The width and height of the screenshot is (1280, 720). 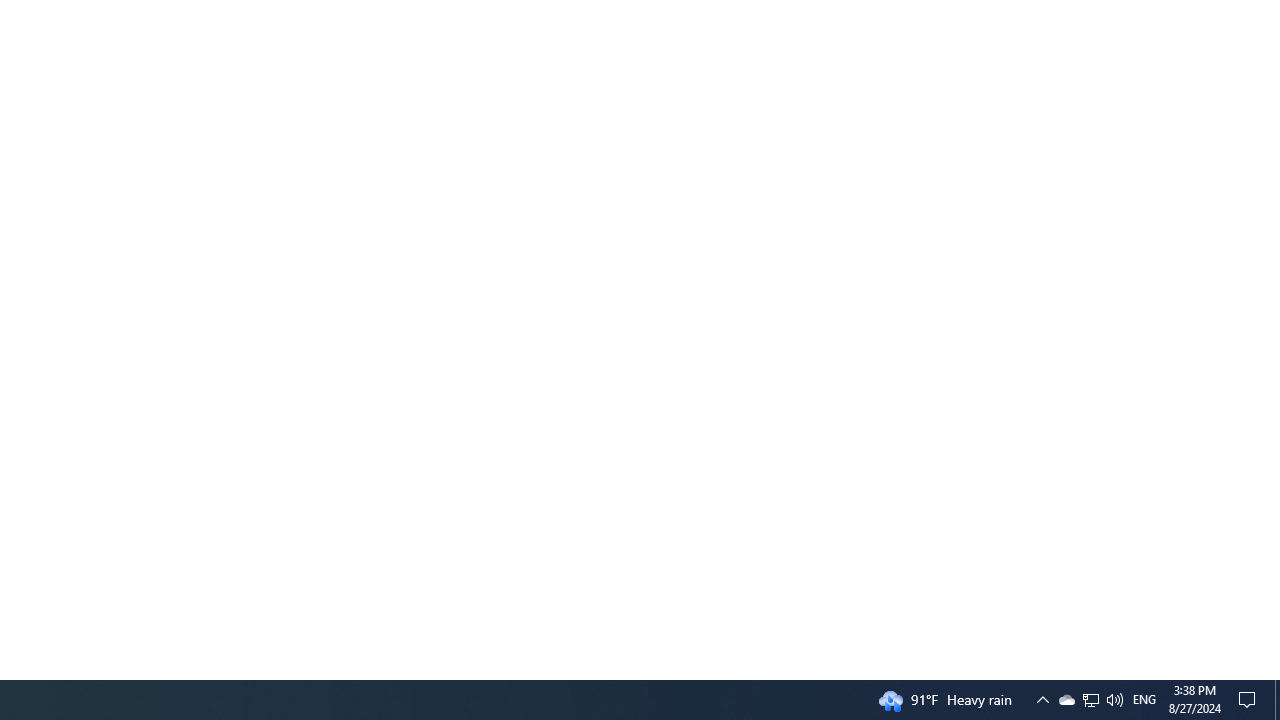 I want to click on 'Notification Chevron', so click(x=1090, y=698).